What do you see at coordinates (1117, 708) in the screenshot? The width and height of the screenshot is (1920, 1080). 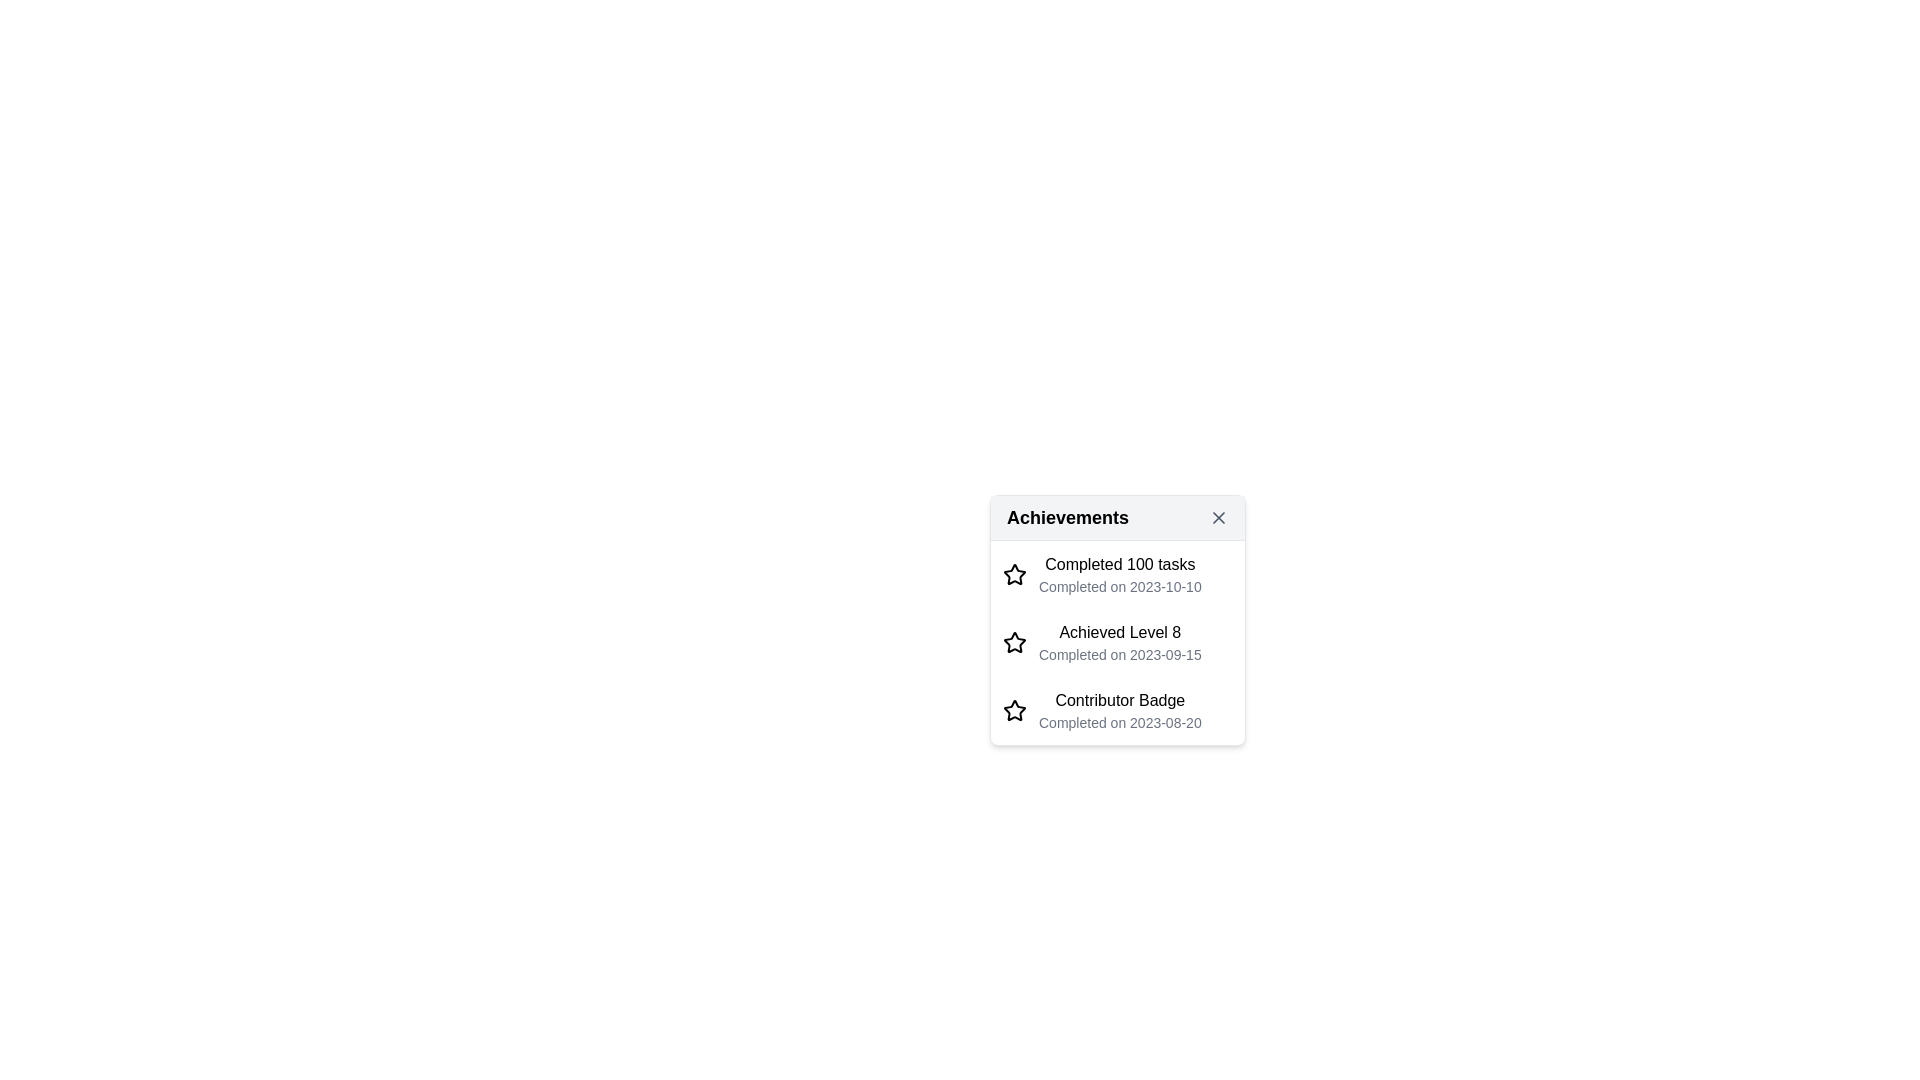 I see `the third item in the achievements section, which displays a star icon and the text 'Contributor Badge' with a date below it` at bounding box center [1117, 708].